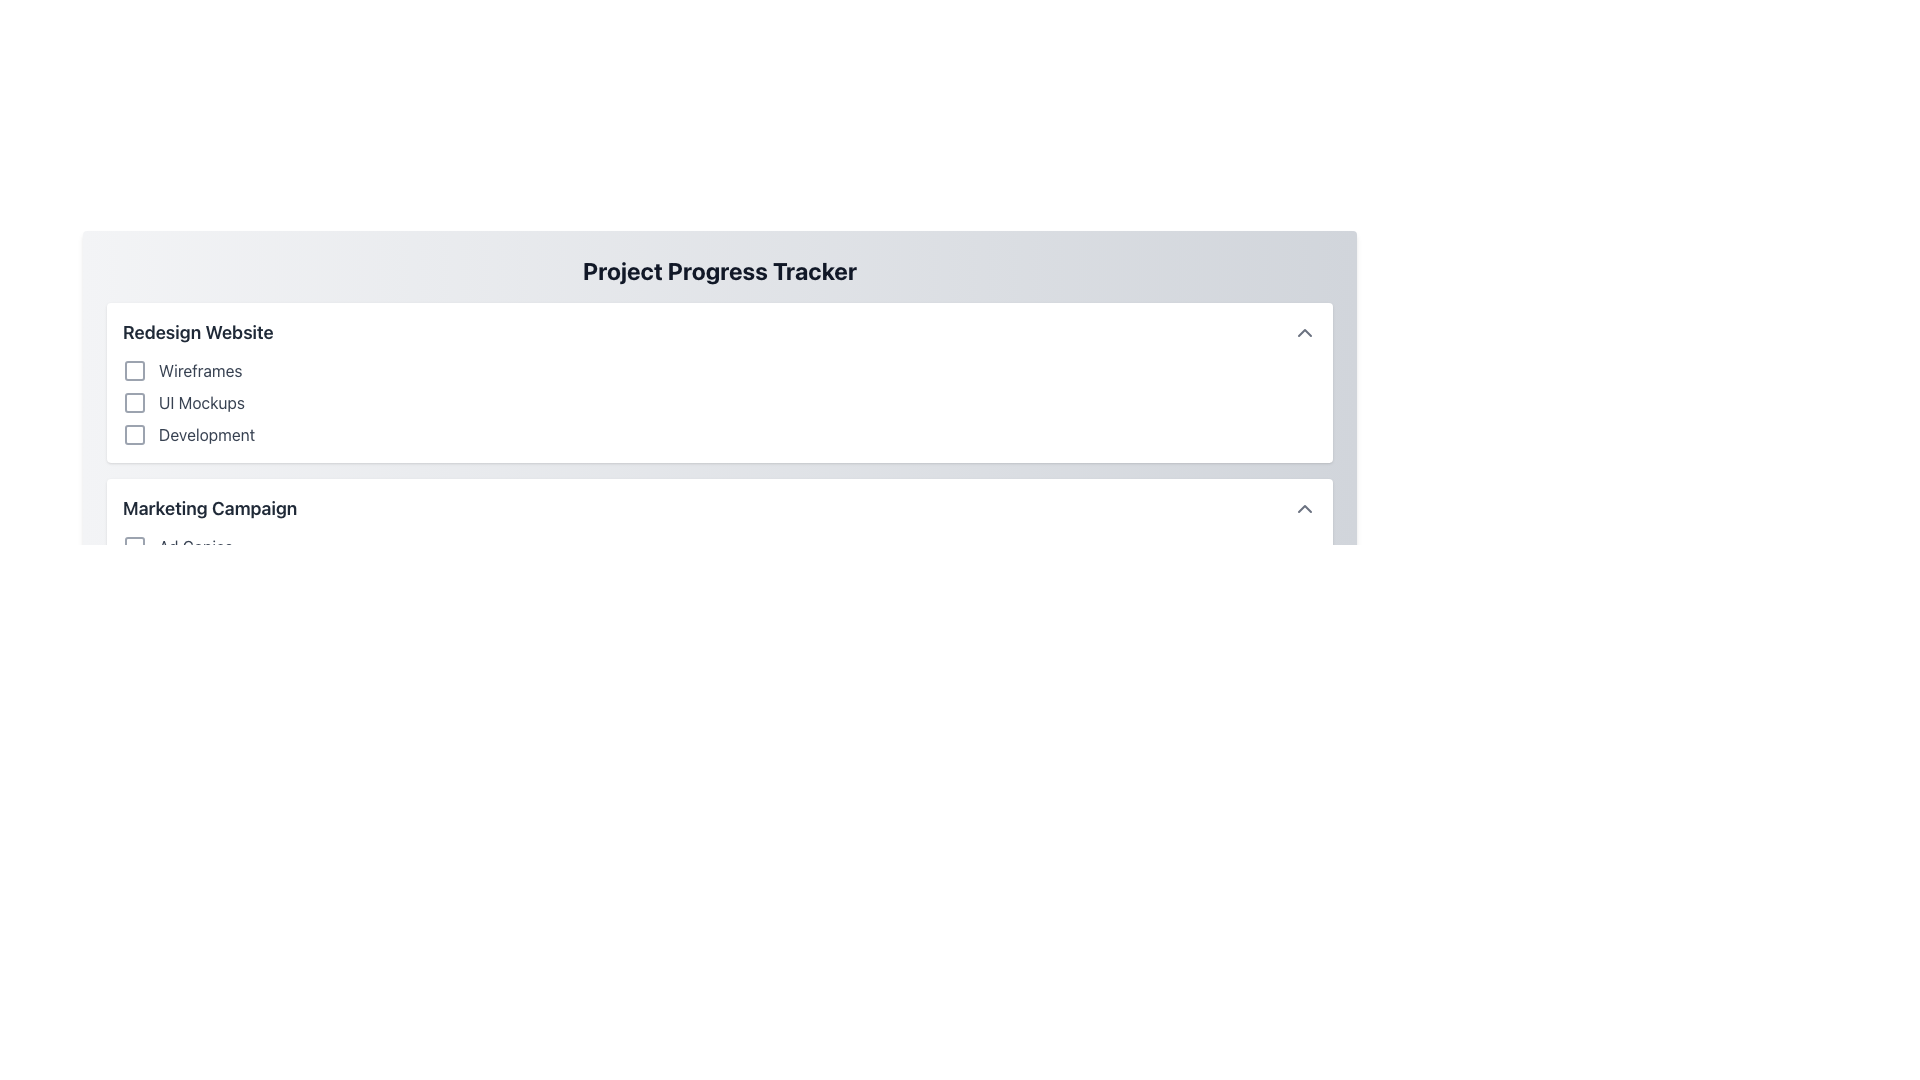 This screenshot has height=1080, width=1920. Describe the element at coordinates (720, 270) in the screenshot. I see `the text header reading 'Project Progress Tracker' which is styled with a bold font, large size, and dark gray color, located at the top of its section` at that location.